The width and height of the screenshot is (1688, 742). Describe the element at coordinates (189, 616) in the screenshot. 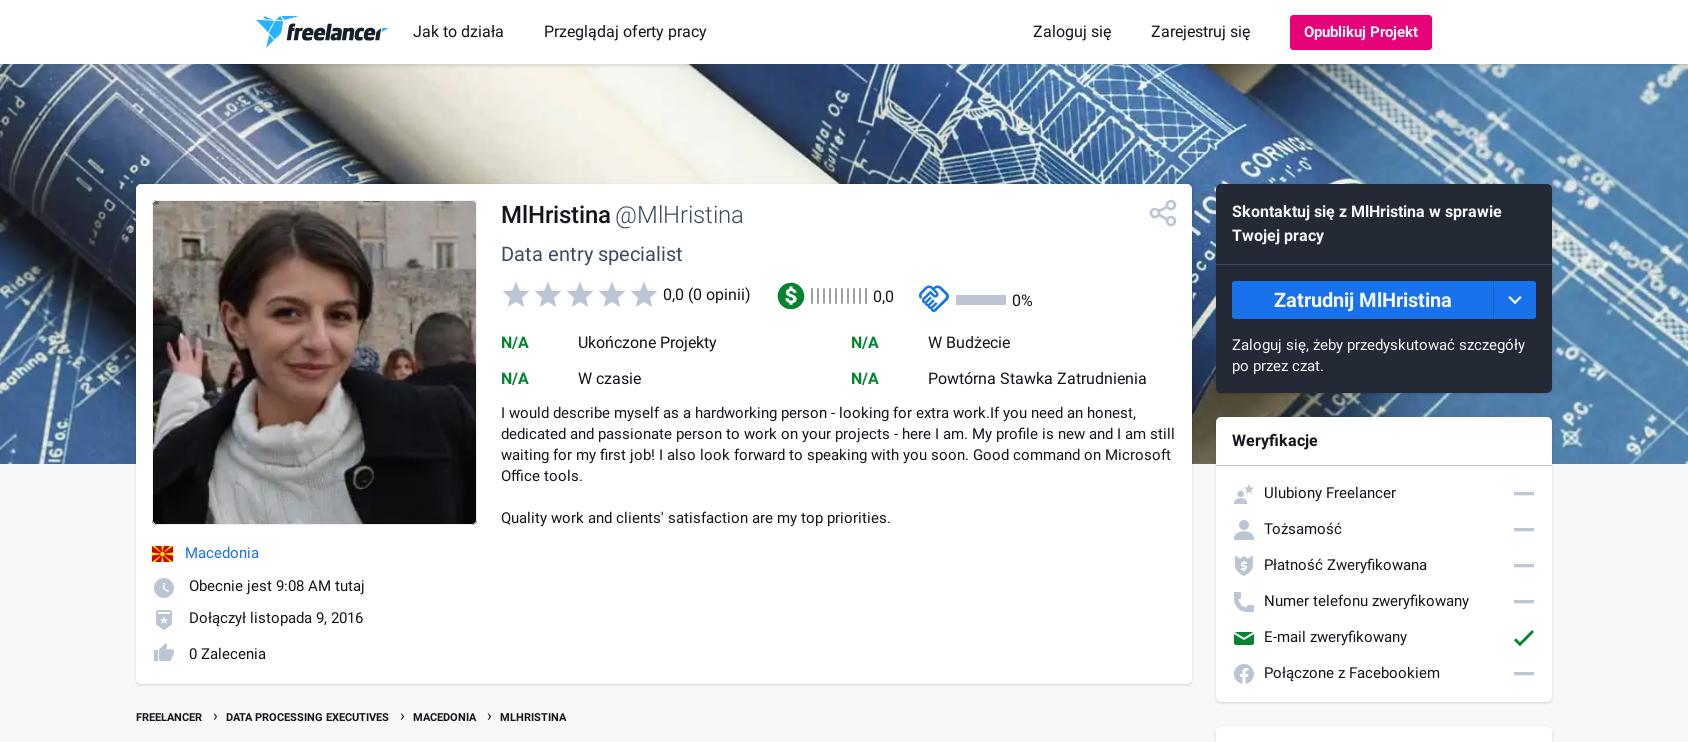

I see `'Dołączył listopada 9, 2016'` at that location.